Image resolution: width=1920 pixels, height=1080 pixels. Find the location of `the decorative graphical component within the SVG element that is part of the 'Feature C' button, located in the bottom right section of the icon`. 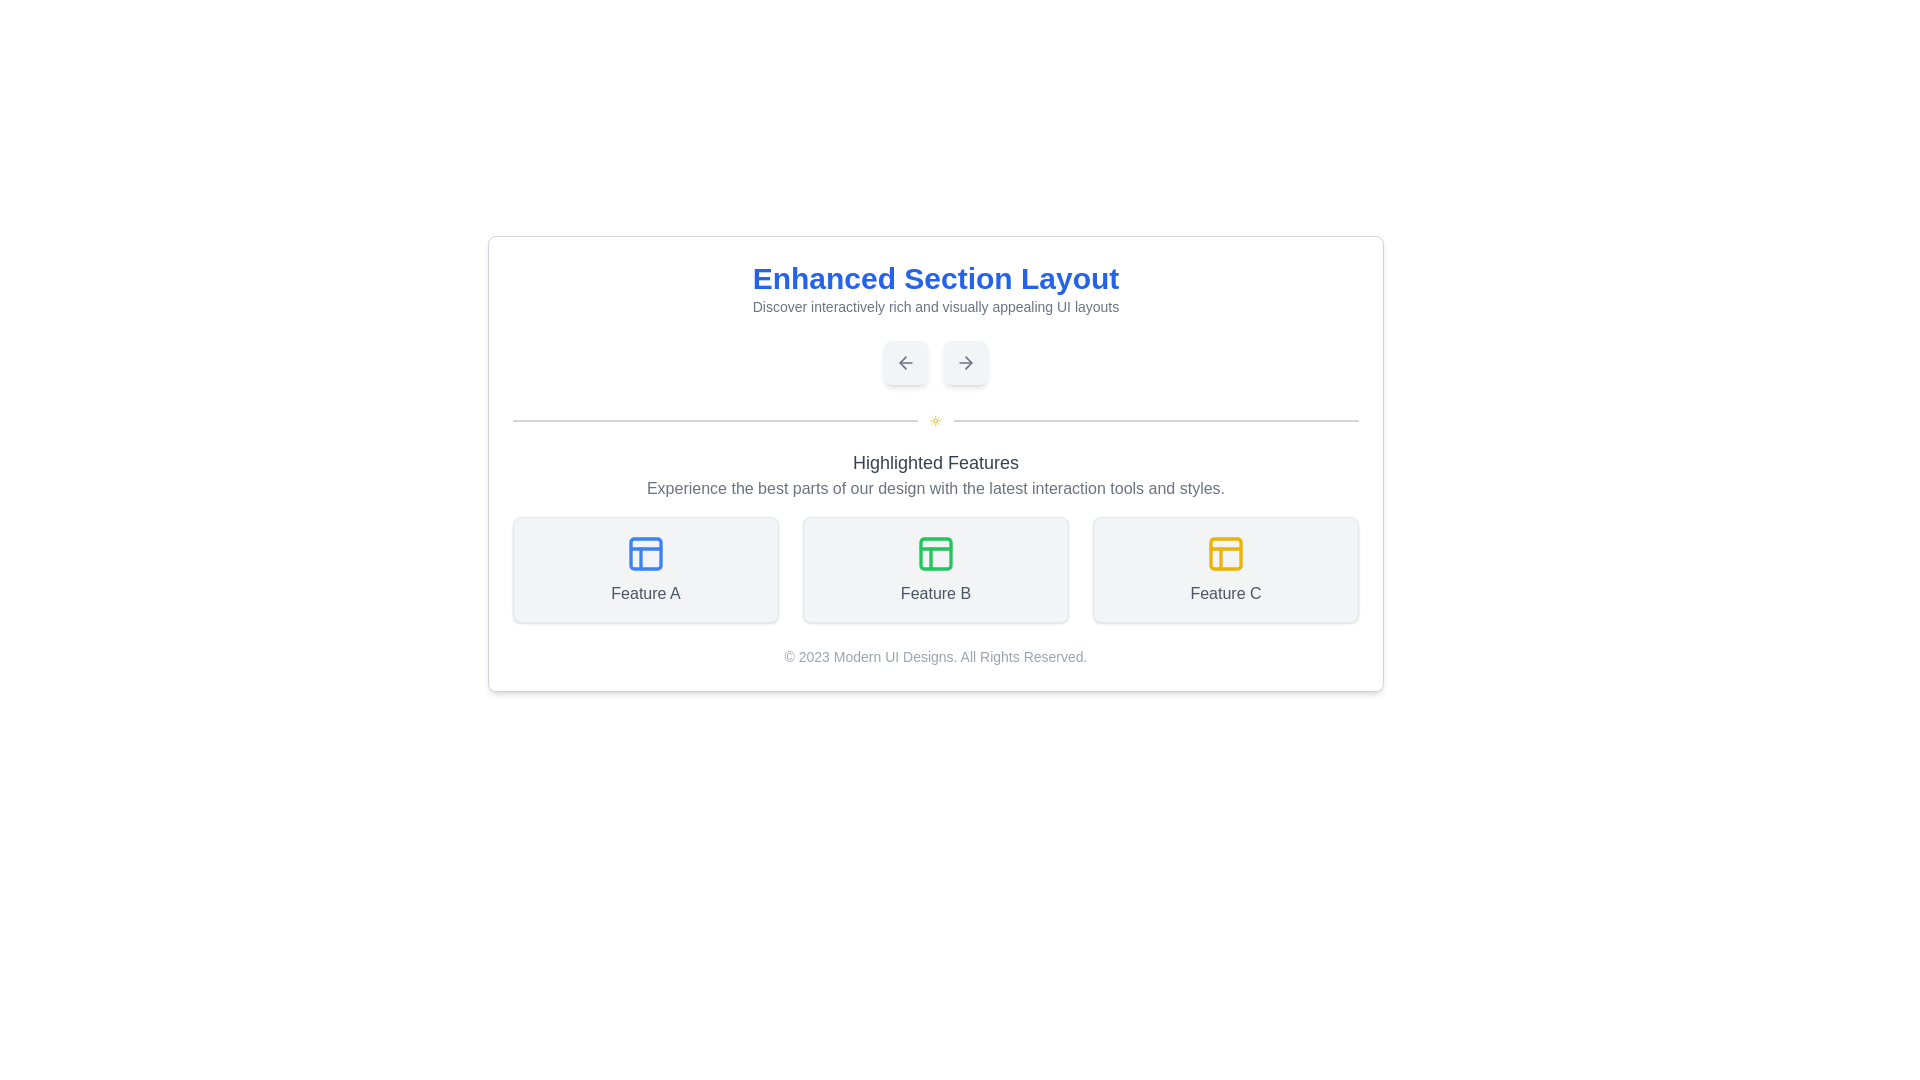

the decorative graphical component within the SVG element that is part of the 'Feature C' button, located in the bottom right section of the icon is located at coordinates (1224, 554).